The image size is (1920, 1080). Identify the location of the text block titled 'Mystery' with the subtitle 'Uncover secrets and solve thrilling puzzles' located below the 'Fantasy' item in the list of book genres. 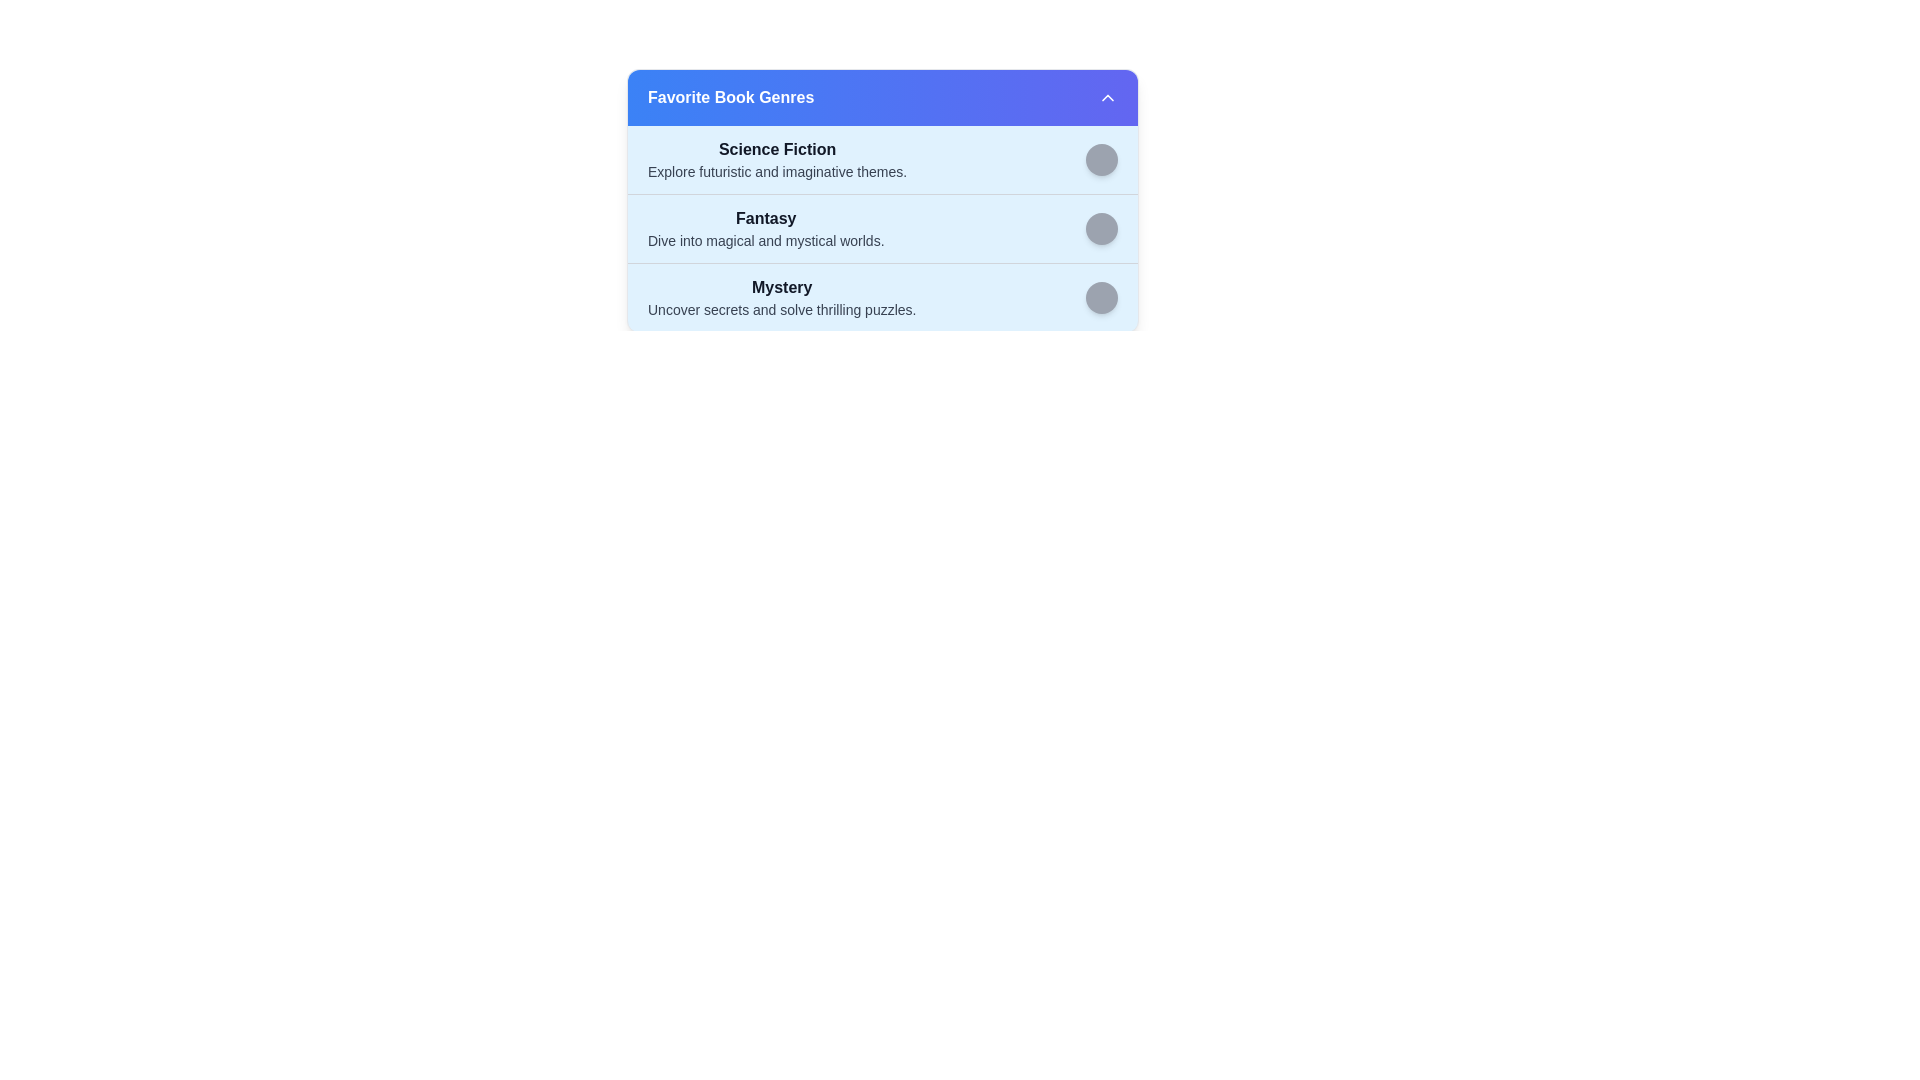
(781, 297).